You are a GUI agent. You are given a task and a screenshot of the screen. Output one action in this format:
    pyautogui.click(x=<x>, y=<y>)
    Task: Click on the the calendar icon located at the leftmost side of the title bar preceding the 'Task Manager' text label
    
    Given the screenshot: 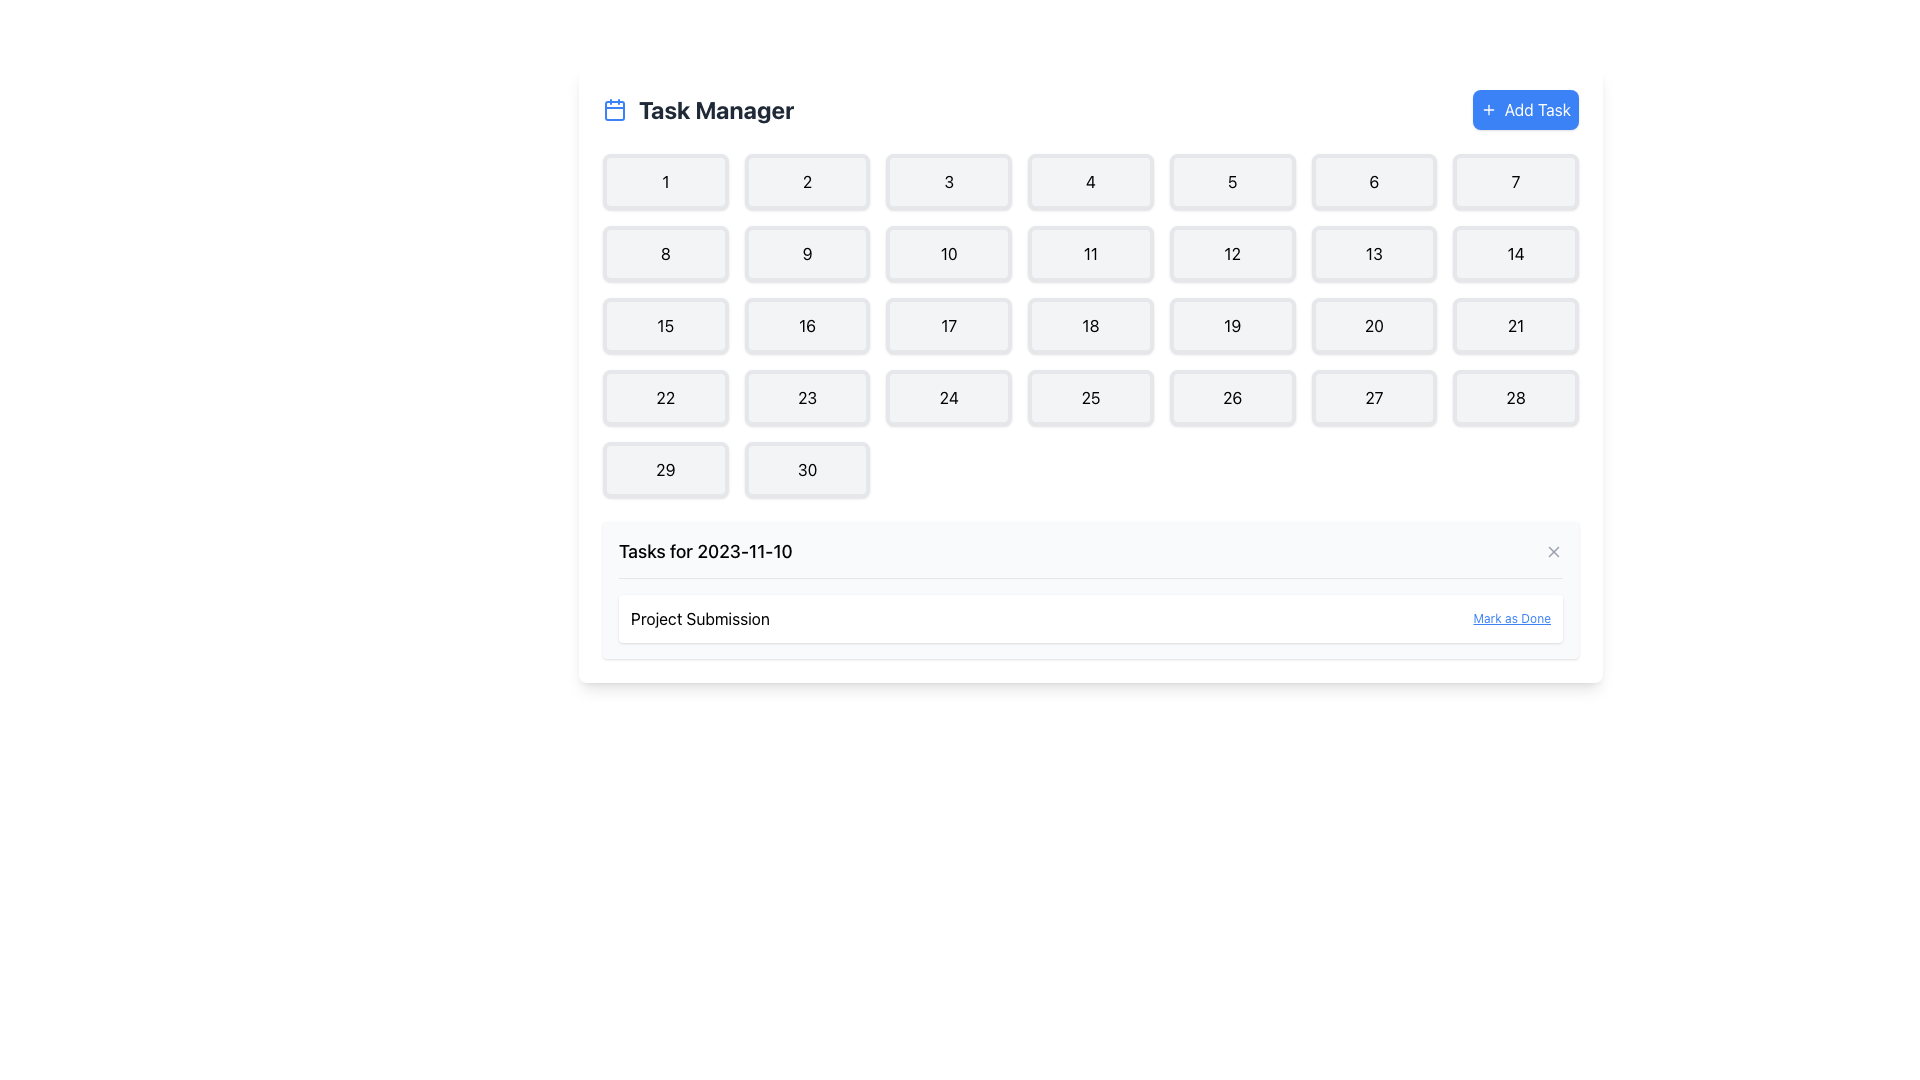 What is the action you would take?
    pyautogui.click(x=613, y=110)
    